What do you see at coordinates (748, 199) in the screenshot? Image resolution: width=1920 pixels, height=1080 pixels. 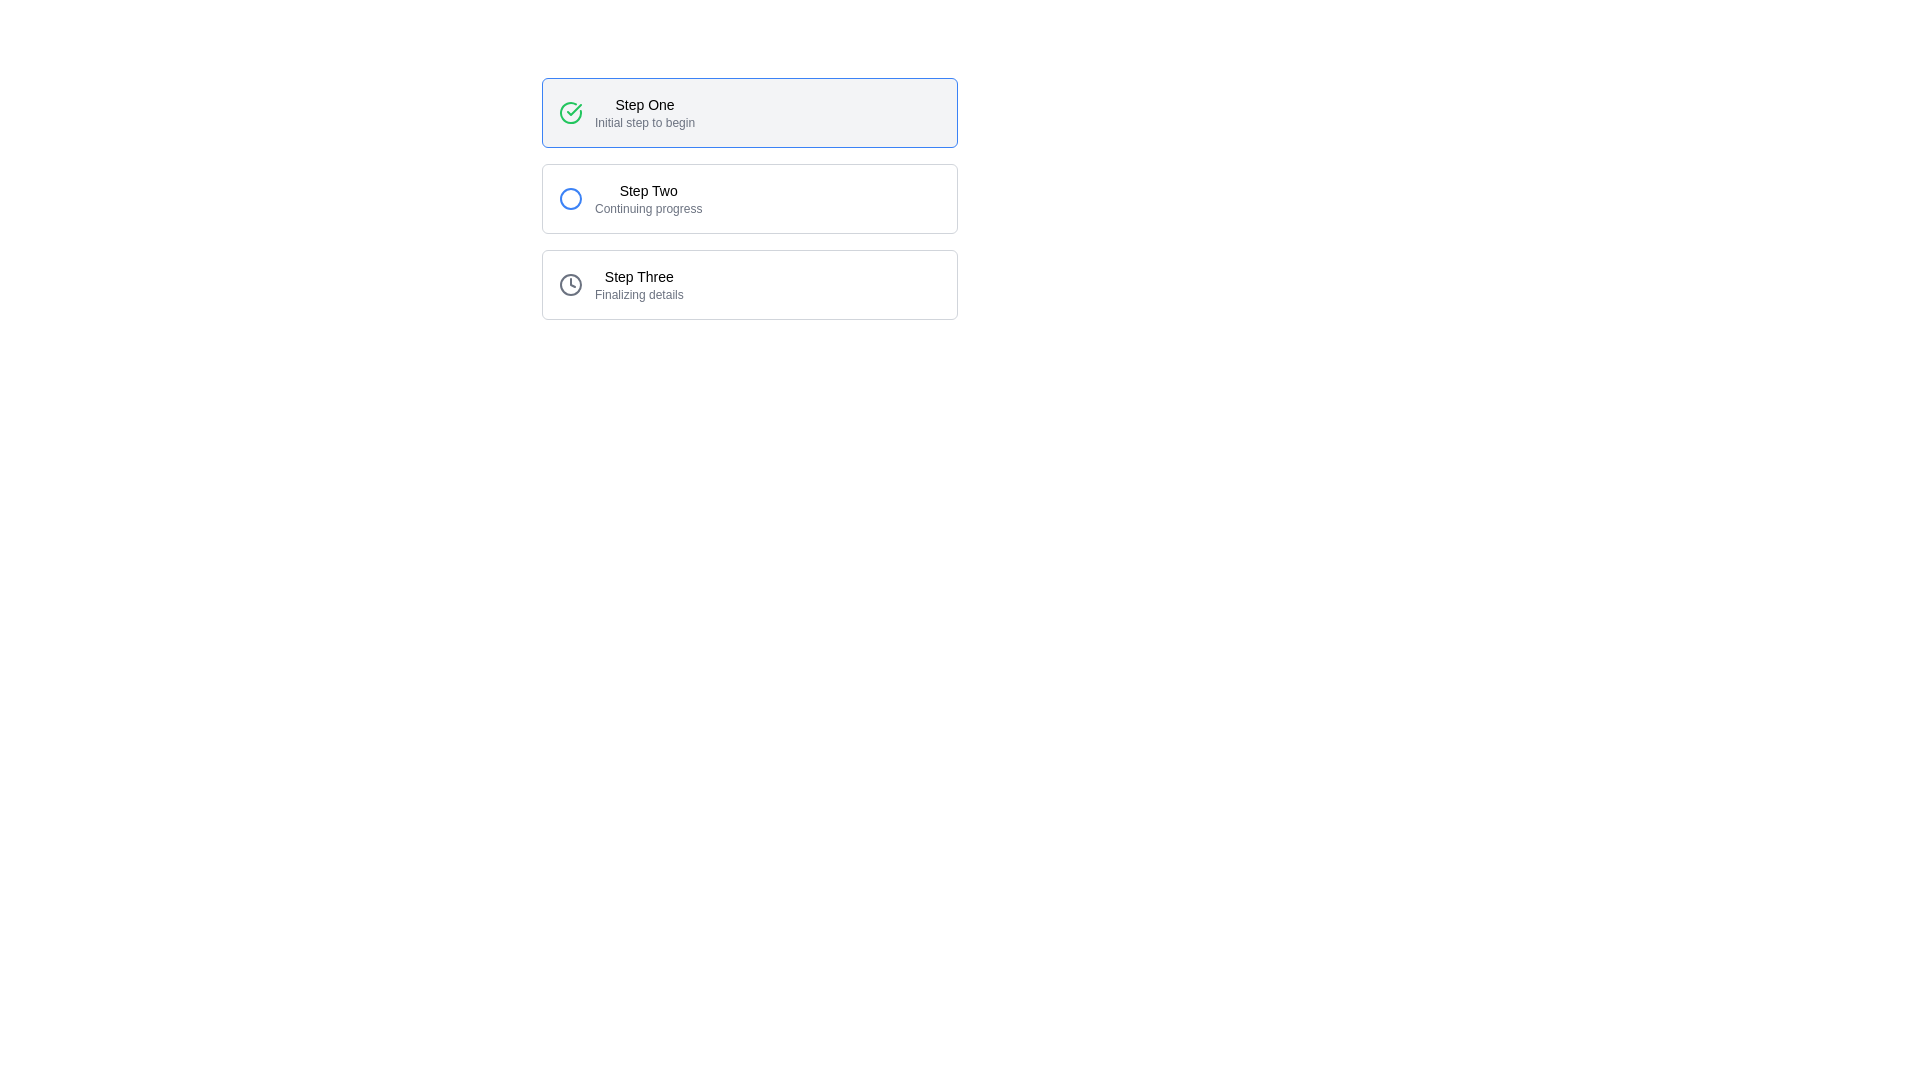 I see `the Progress indicator with labeled steps located centrally on the display to interact with individual steps` at bounding box center [748, 199].